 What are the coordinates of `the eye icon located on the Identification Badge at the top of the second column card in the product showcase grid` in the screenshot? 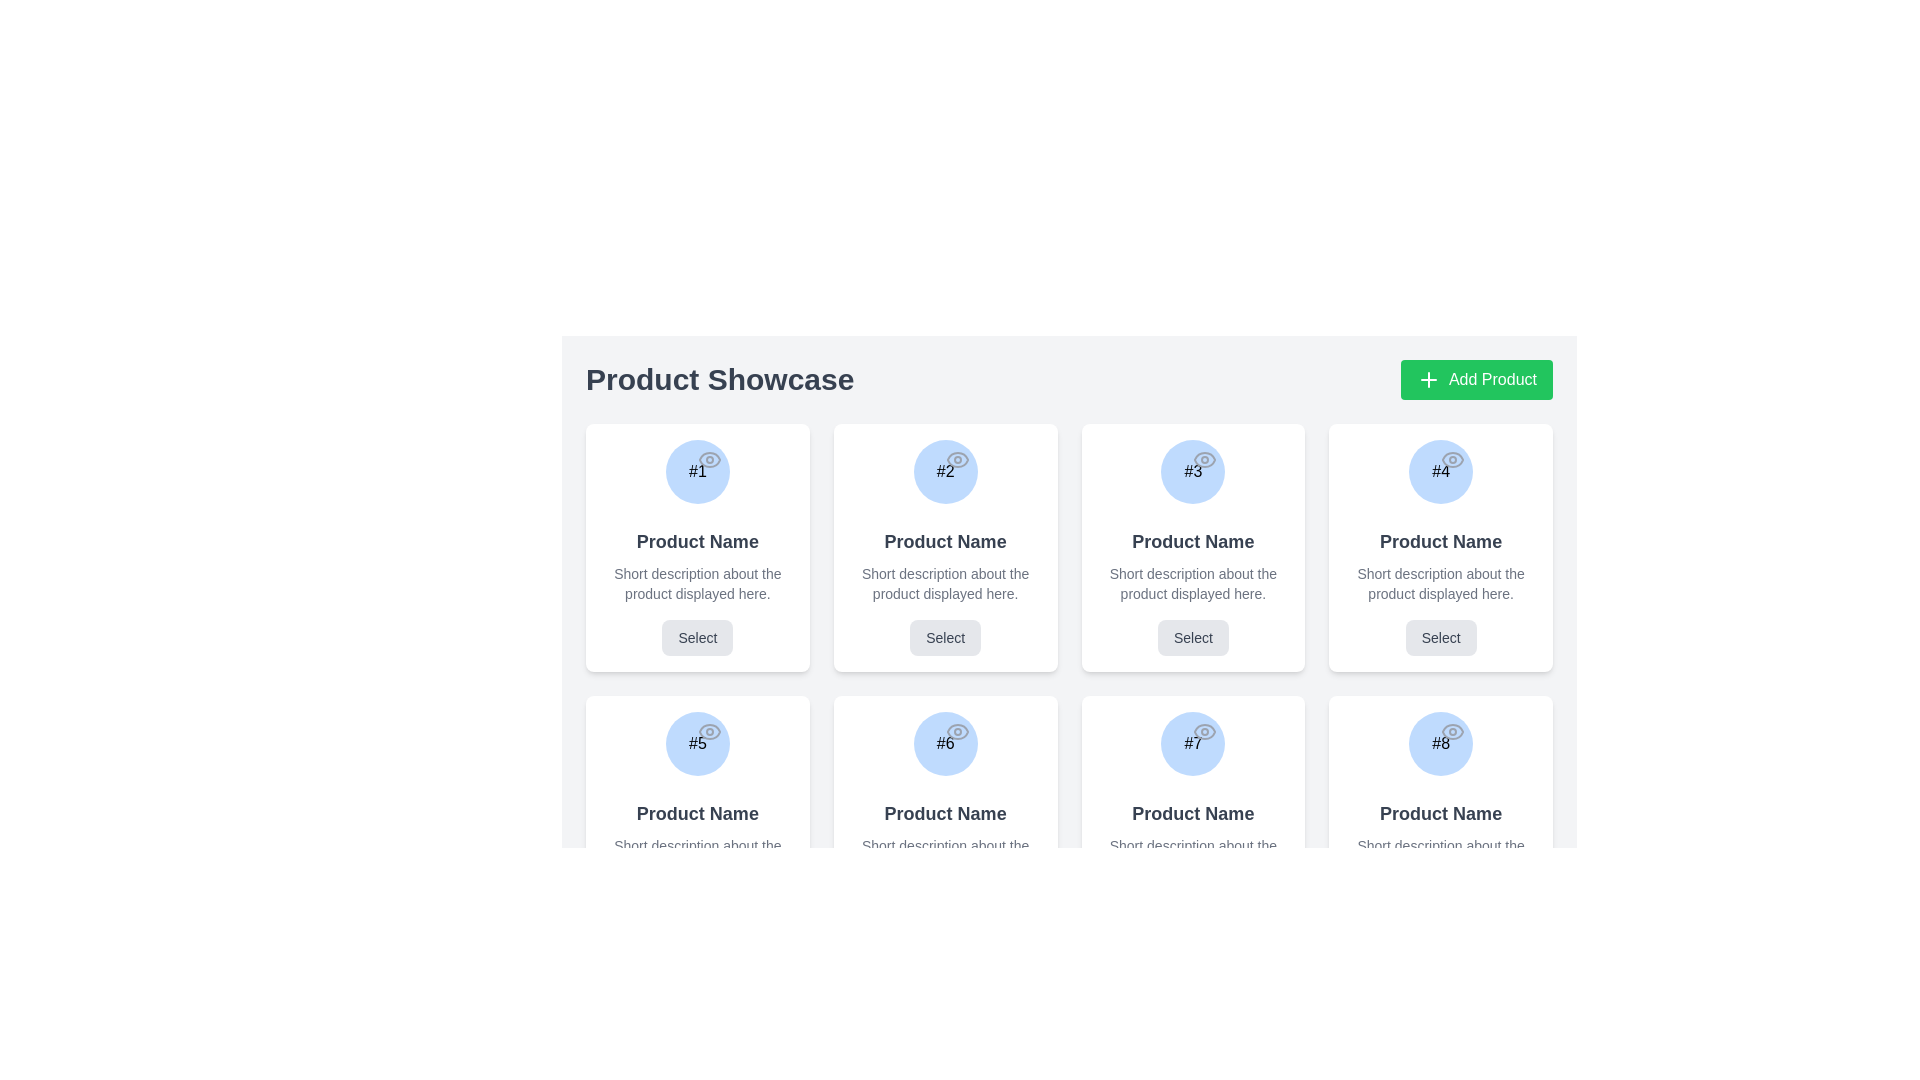 It's located at (944, 471).